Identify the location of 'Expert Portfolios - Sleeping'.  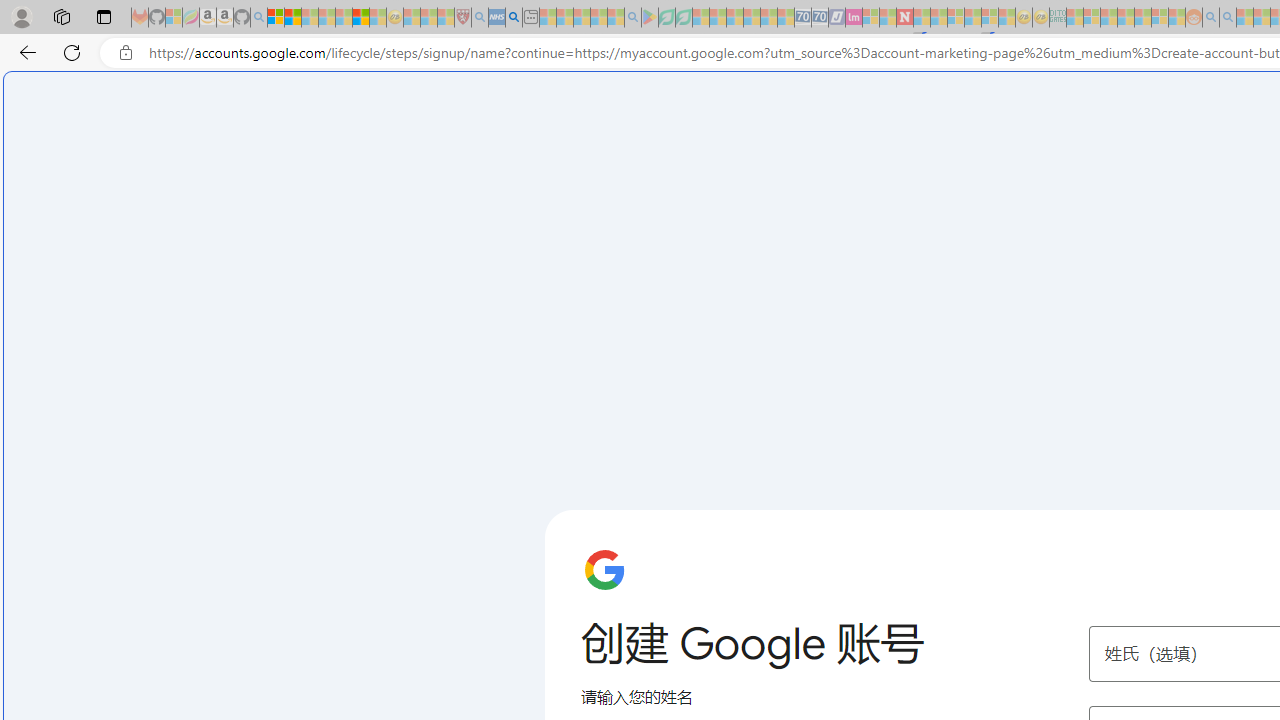
(1125, 17).